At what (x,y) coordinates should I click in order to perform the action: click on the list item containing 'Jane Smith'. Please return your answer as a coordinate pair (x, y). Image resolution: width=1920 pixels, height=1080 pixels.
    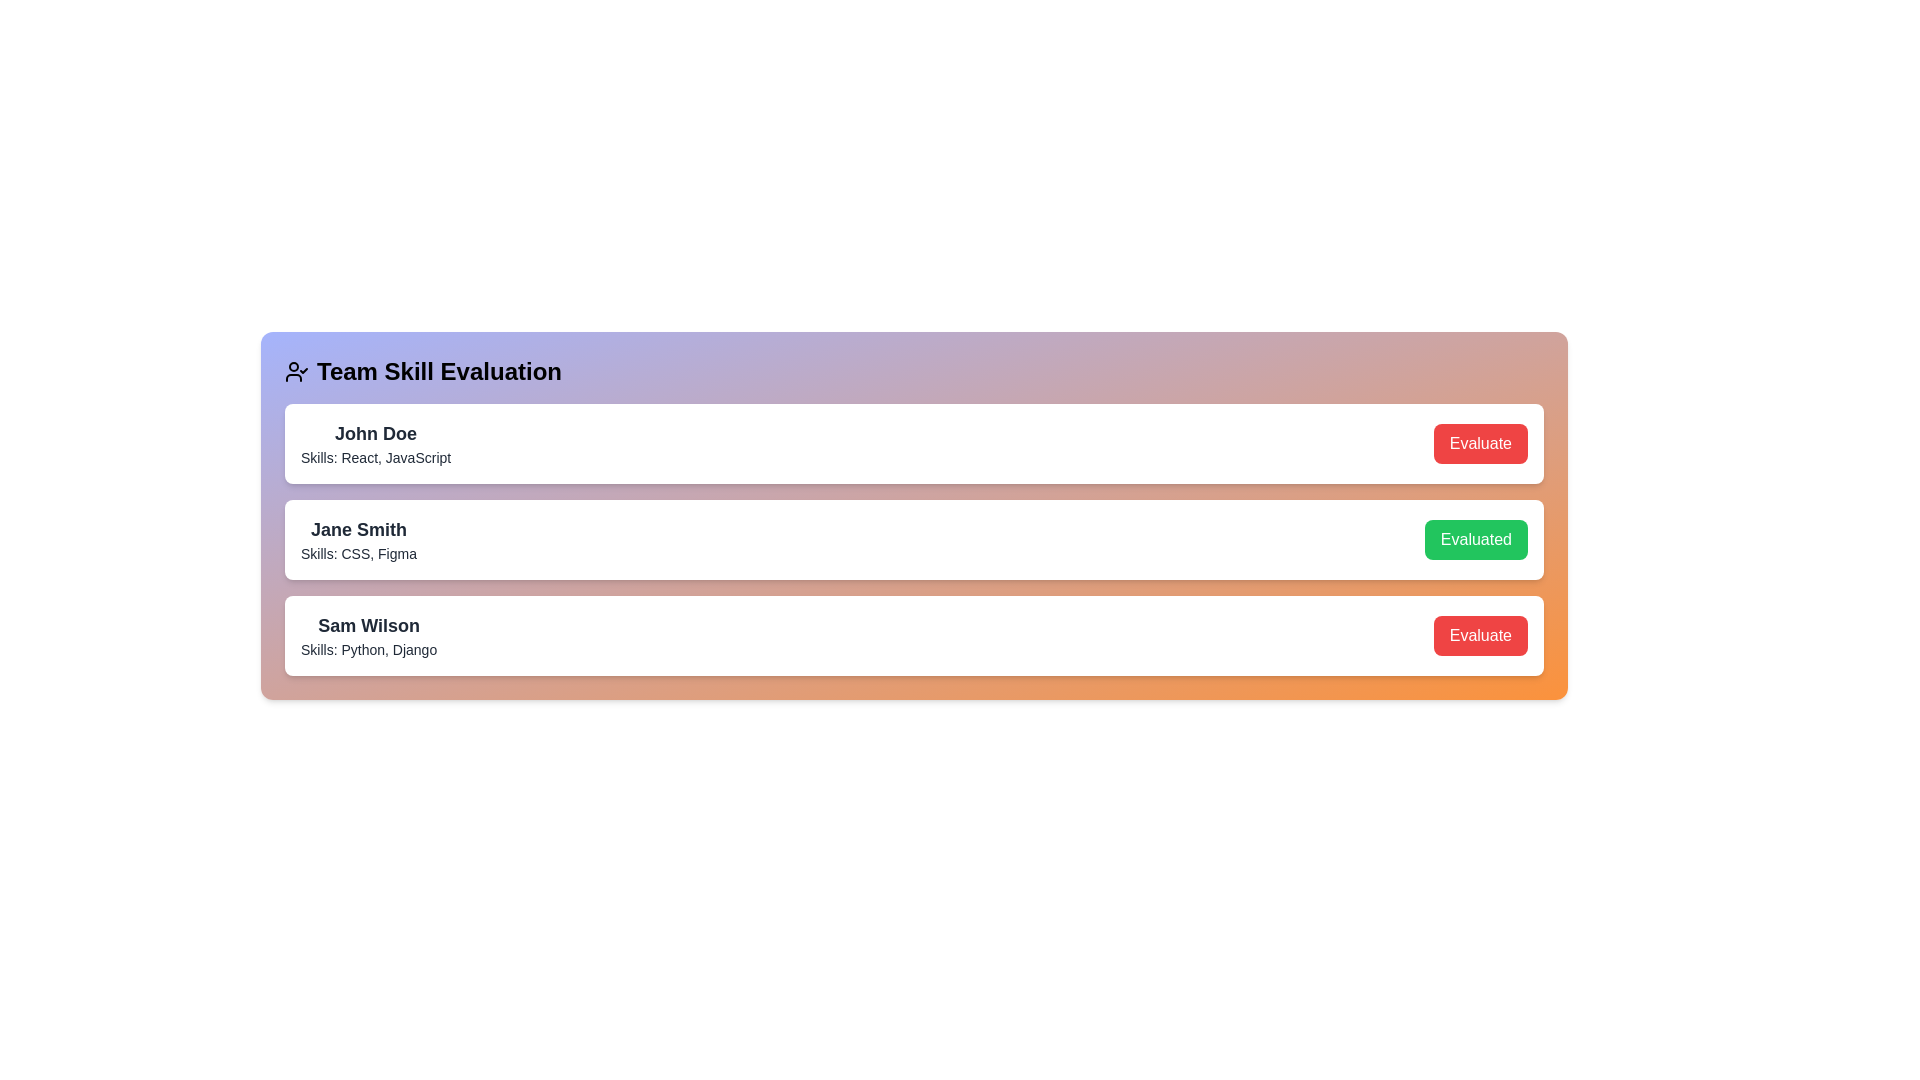
    Looking at the image, I should click on (913, 540).